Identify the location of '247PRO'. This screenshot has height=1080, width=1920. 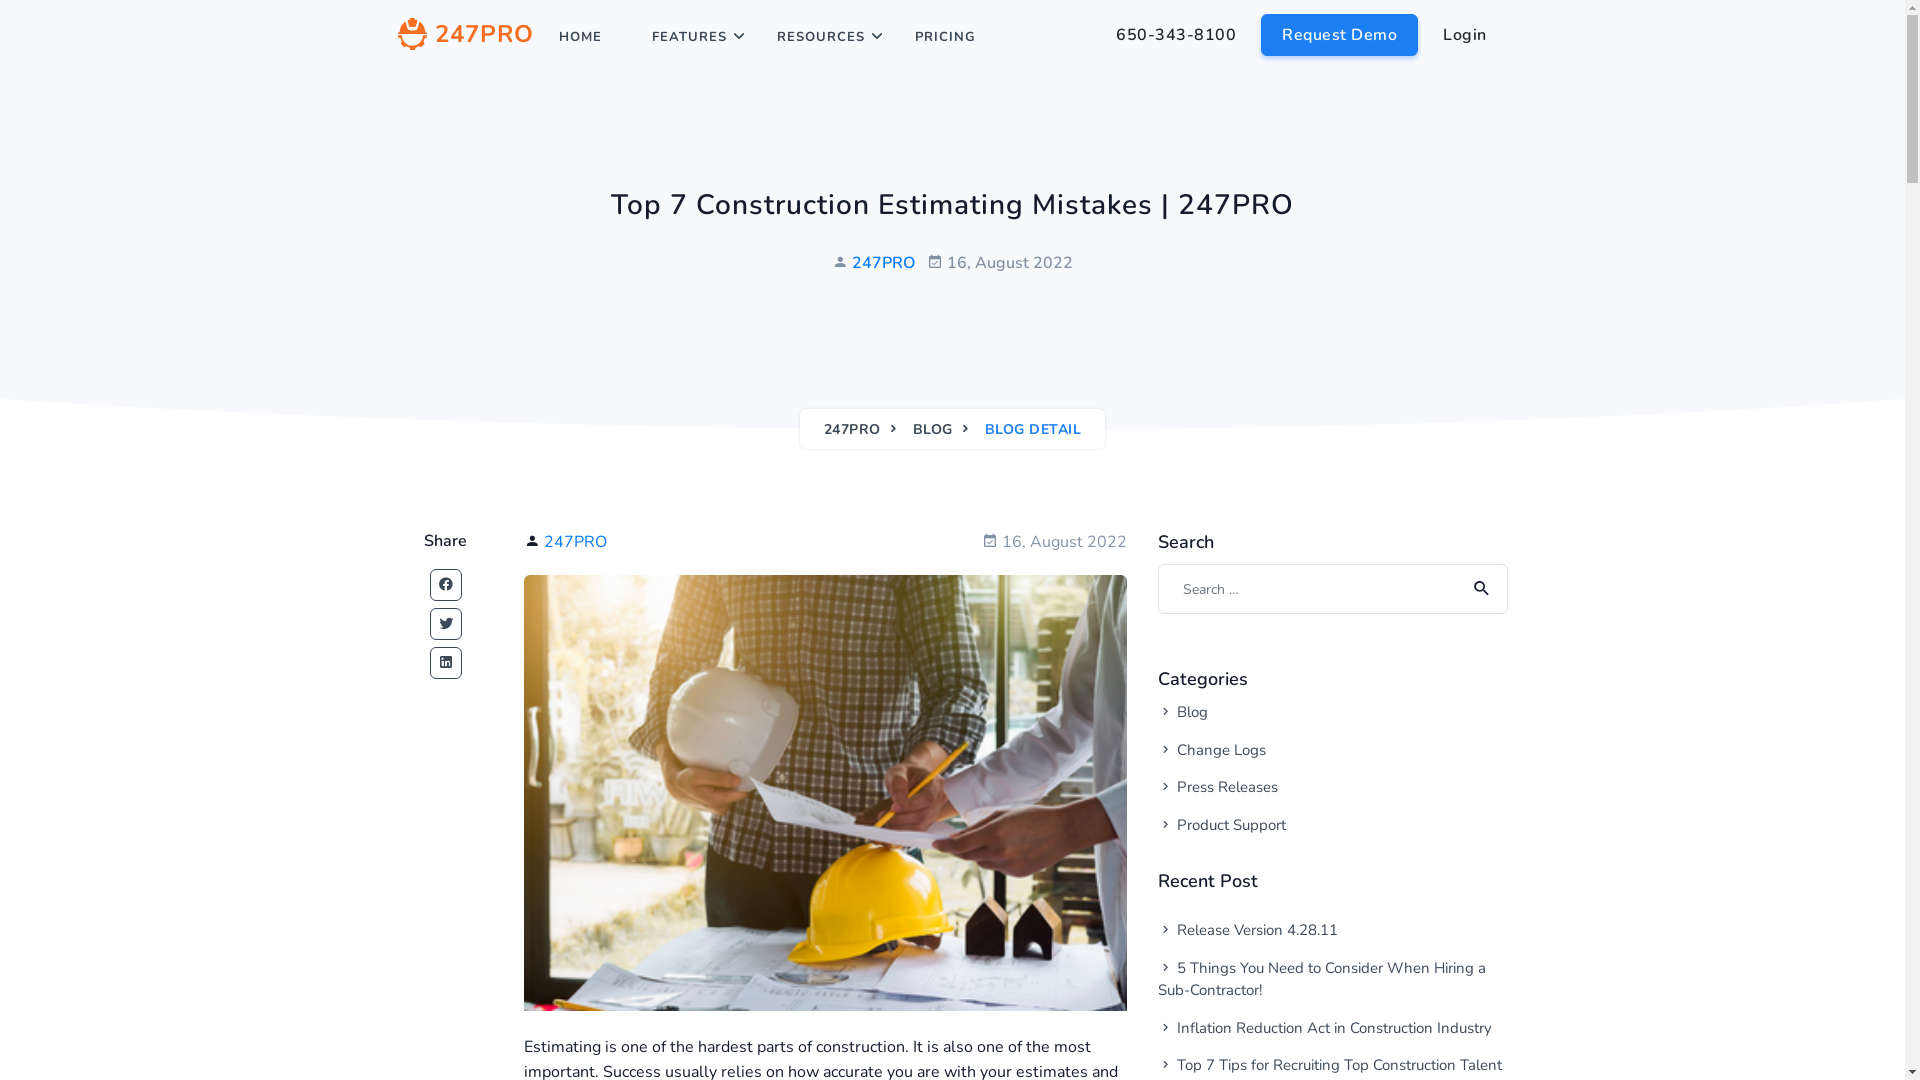
(574, 542).